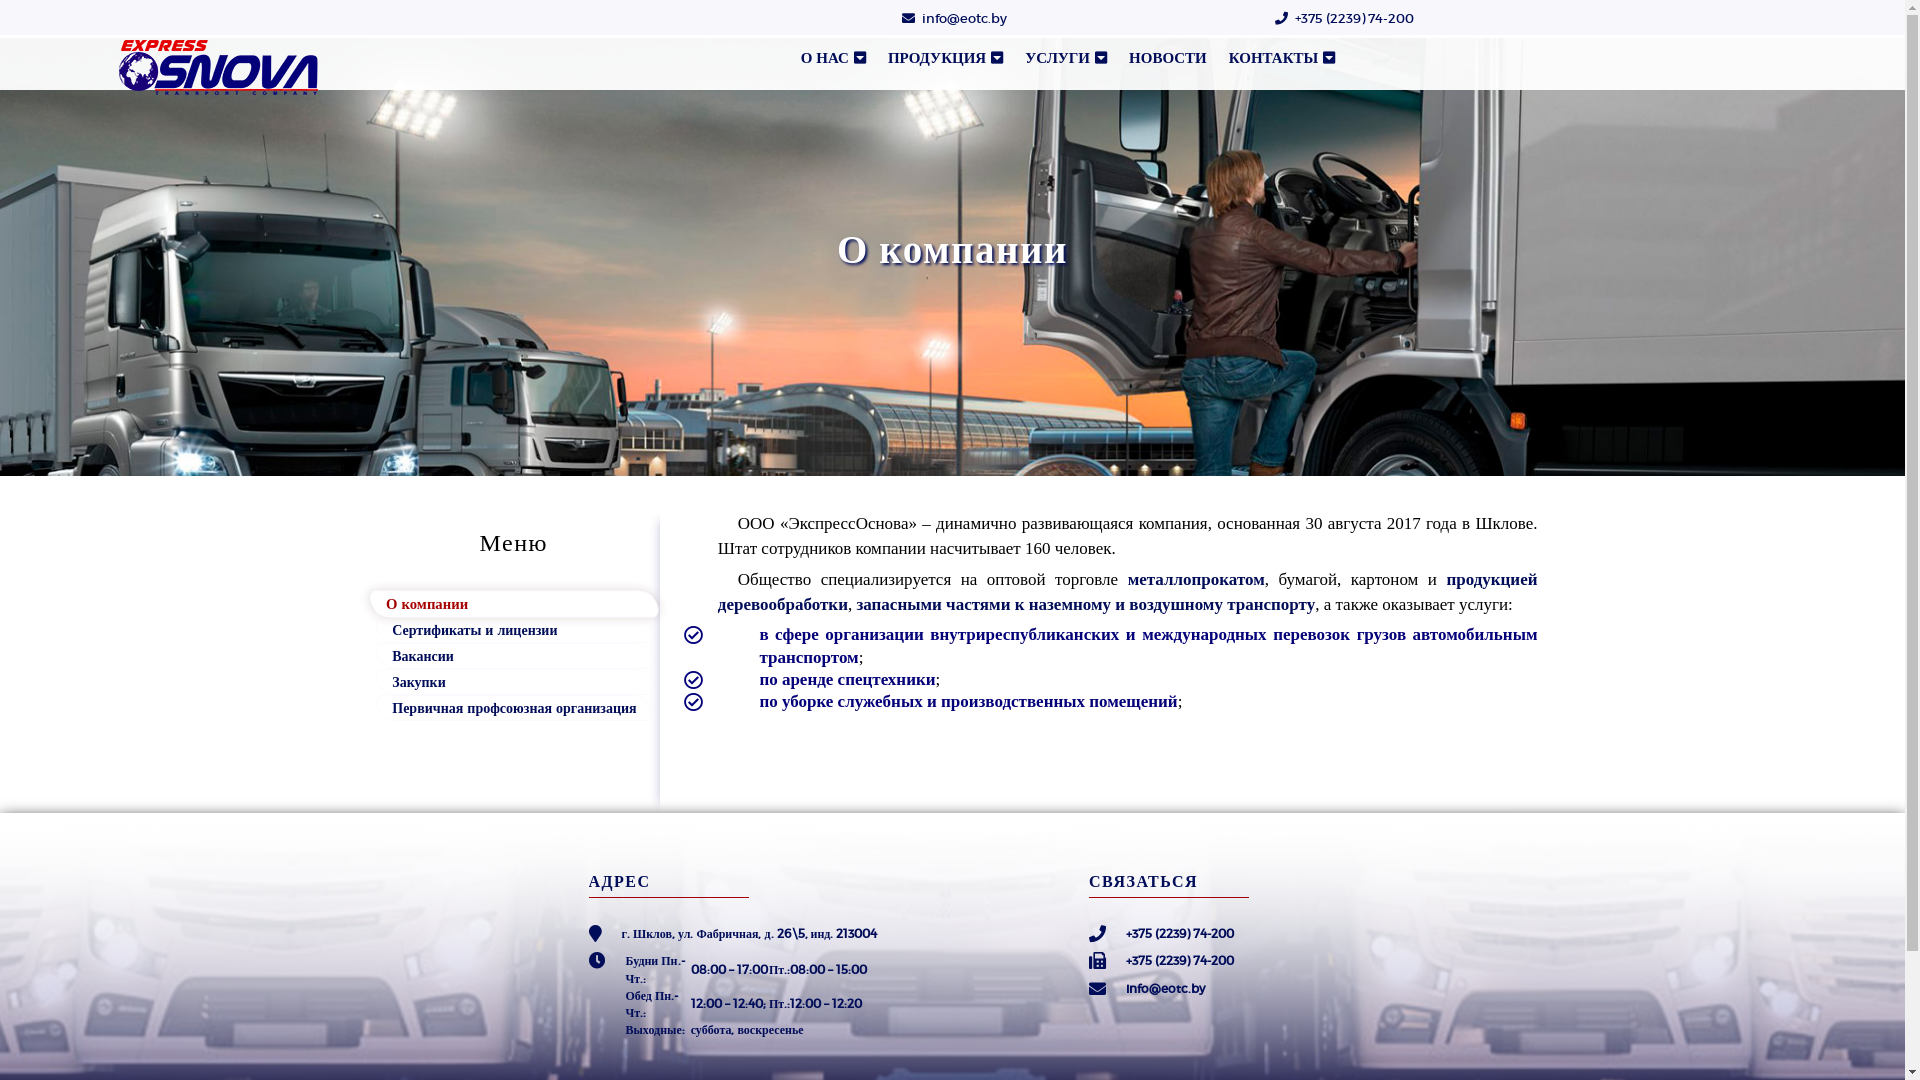 The width and height of the screenshot is (1920, 1080). I want to click on 'info@eotc.by', so click(1126, 987).